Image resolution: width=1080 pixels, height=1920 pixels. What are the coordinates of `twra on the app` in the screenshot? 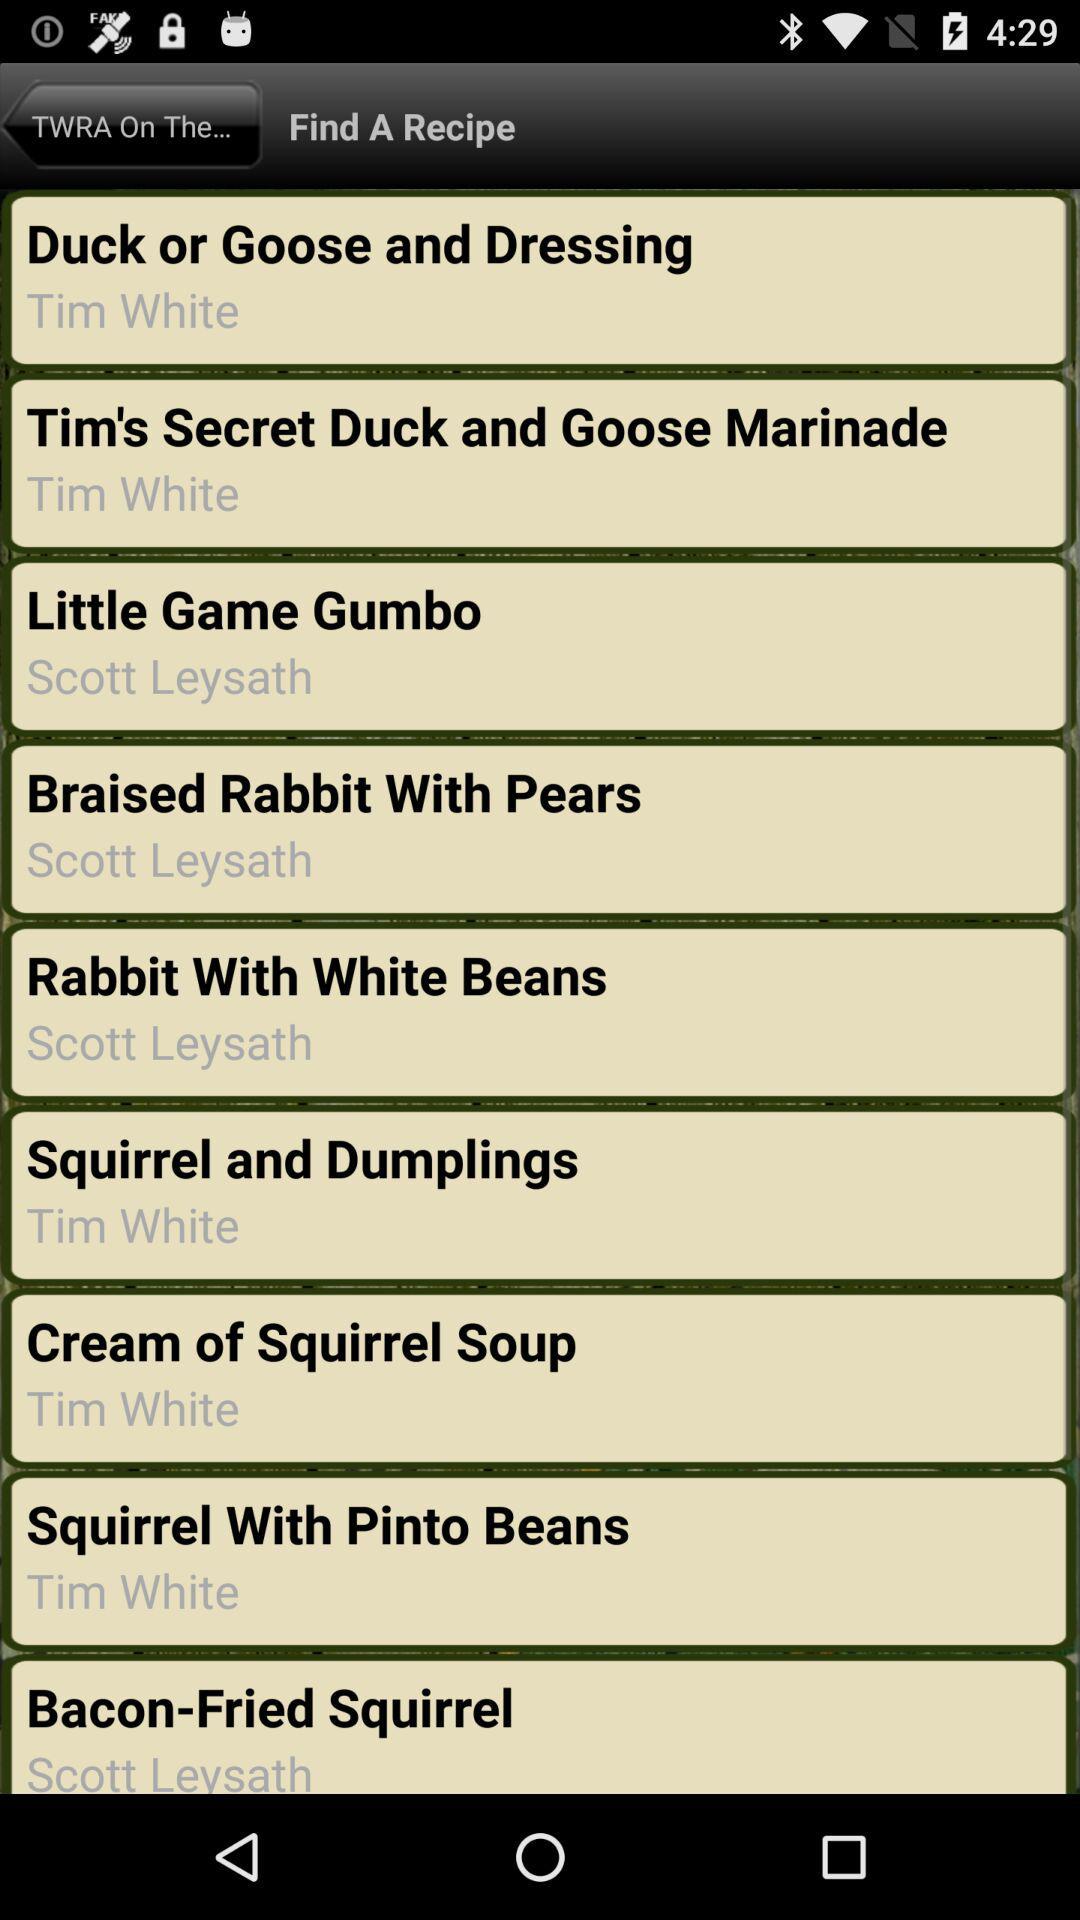 It's located at (131, 124).